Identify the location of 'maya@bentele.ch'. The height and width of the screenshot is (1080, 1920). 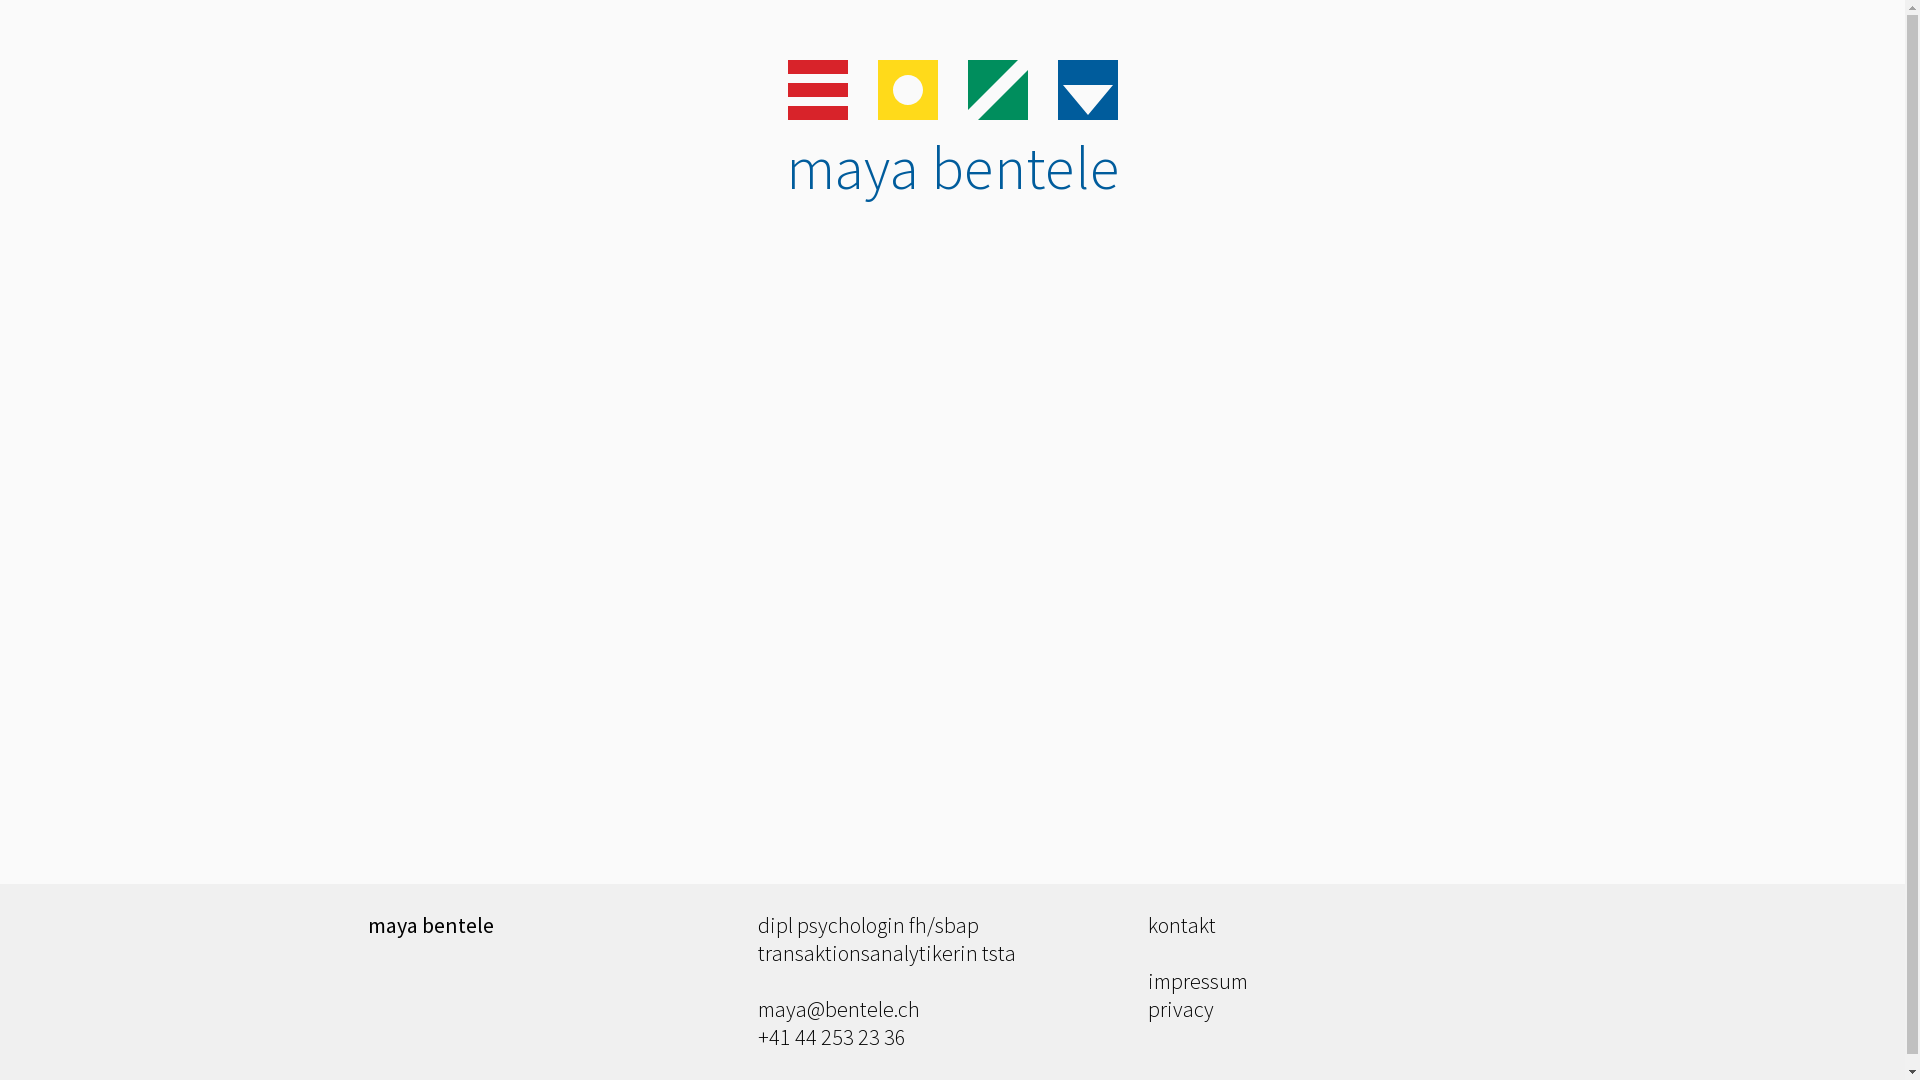
(839, 1009).